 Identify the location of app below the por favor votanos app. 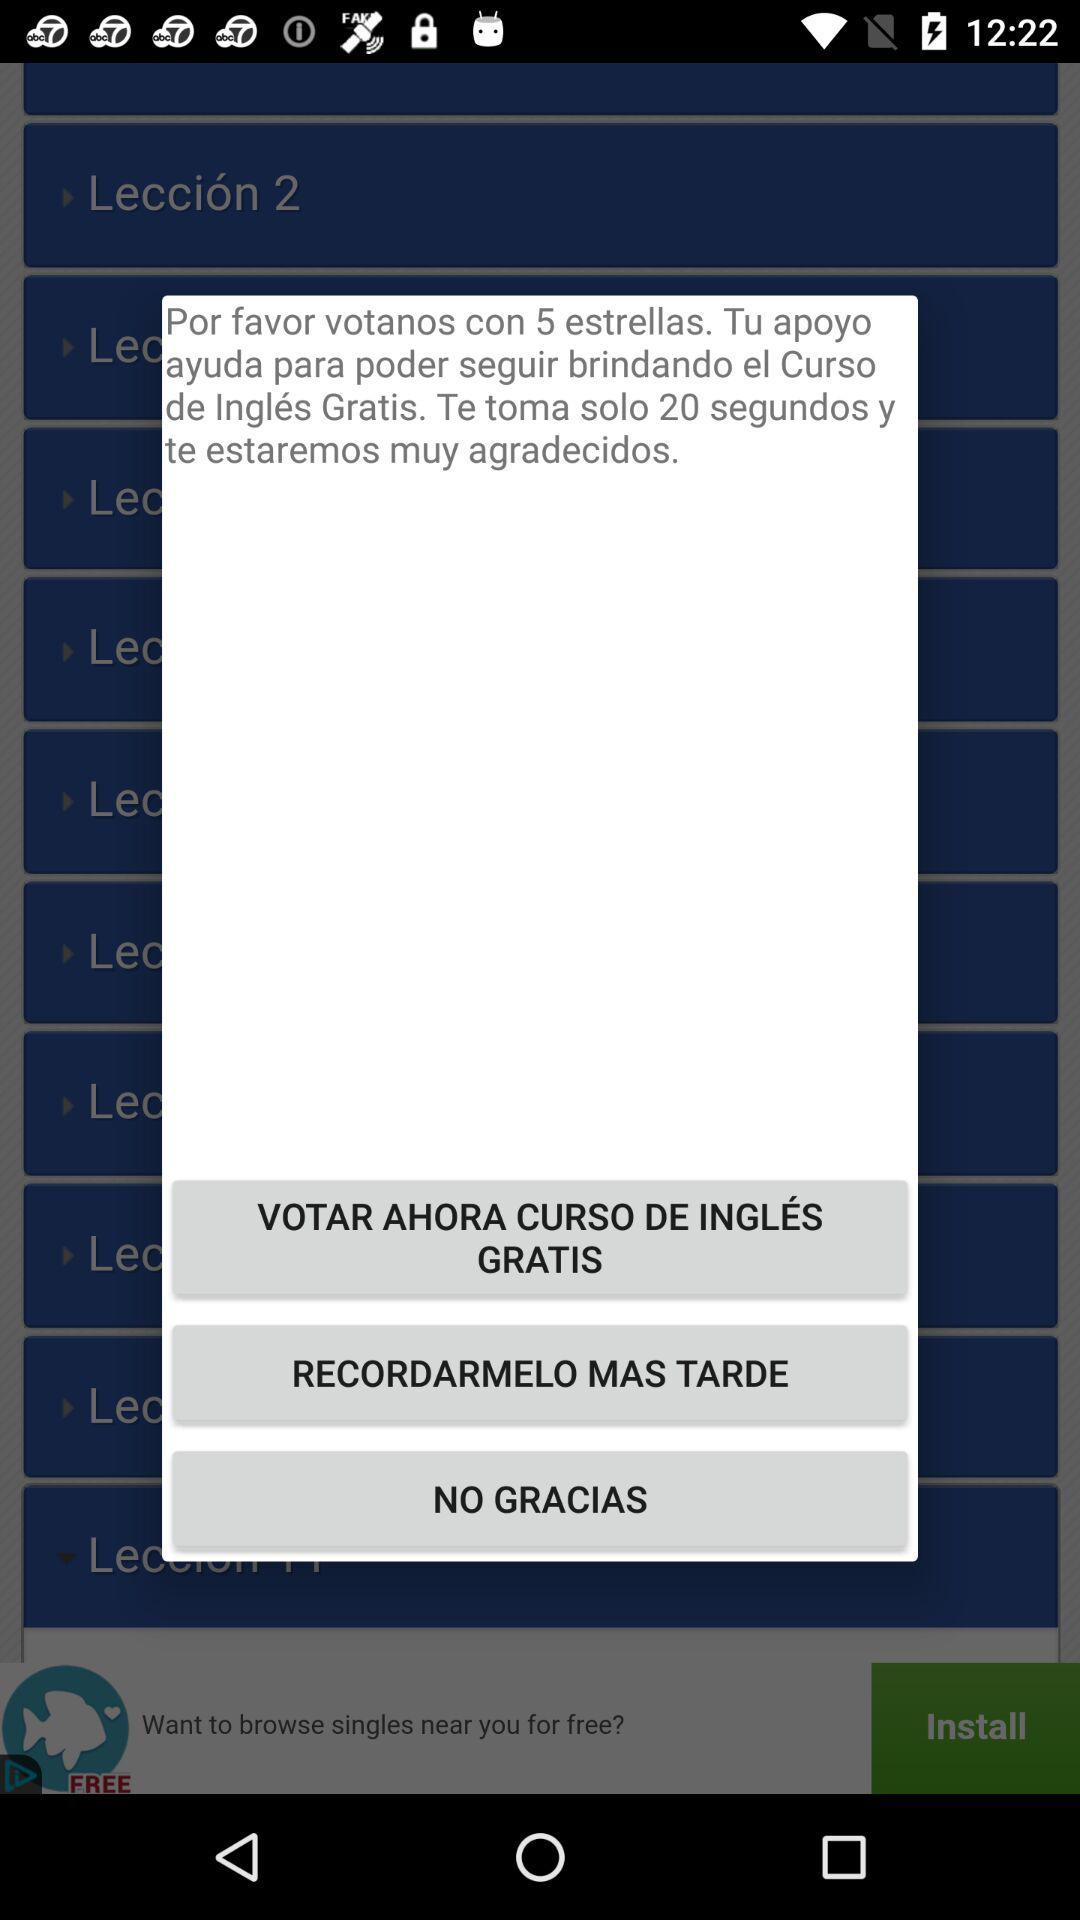
(540, 1236).